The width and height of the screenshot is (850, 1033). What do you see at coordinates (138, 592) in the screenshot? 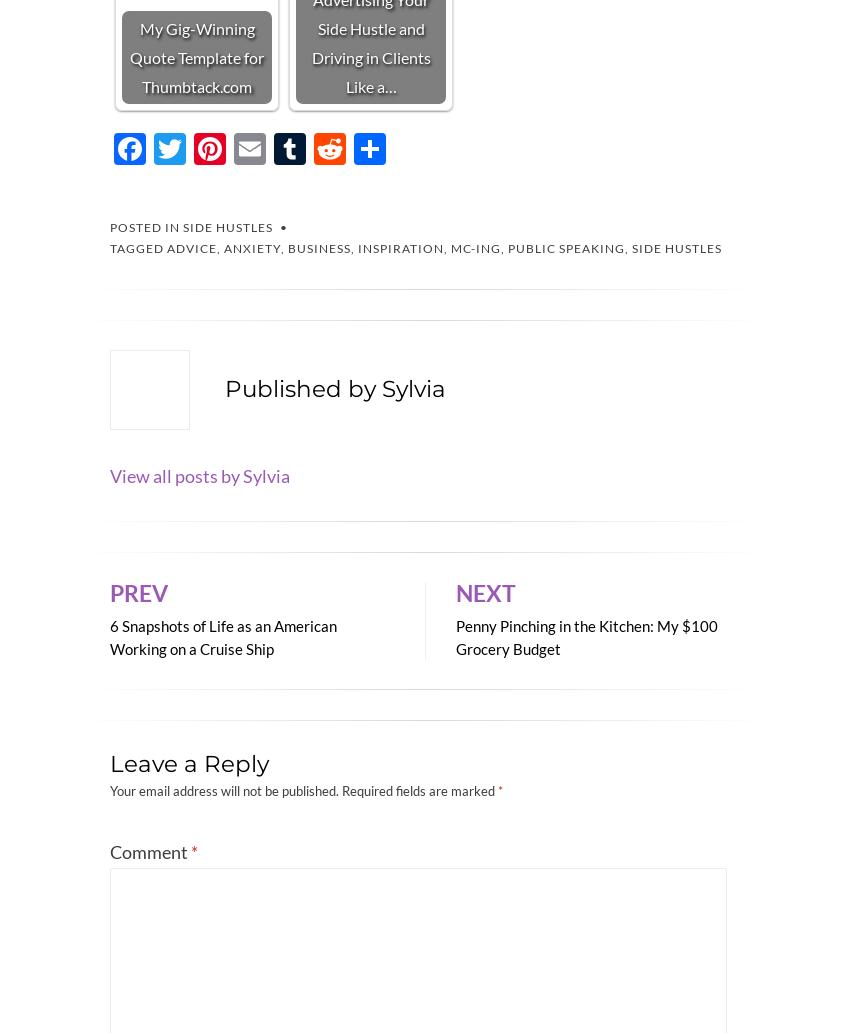
I see `'Prev'` at bounding box center [138, 592].